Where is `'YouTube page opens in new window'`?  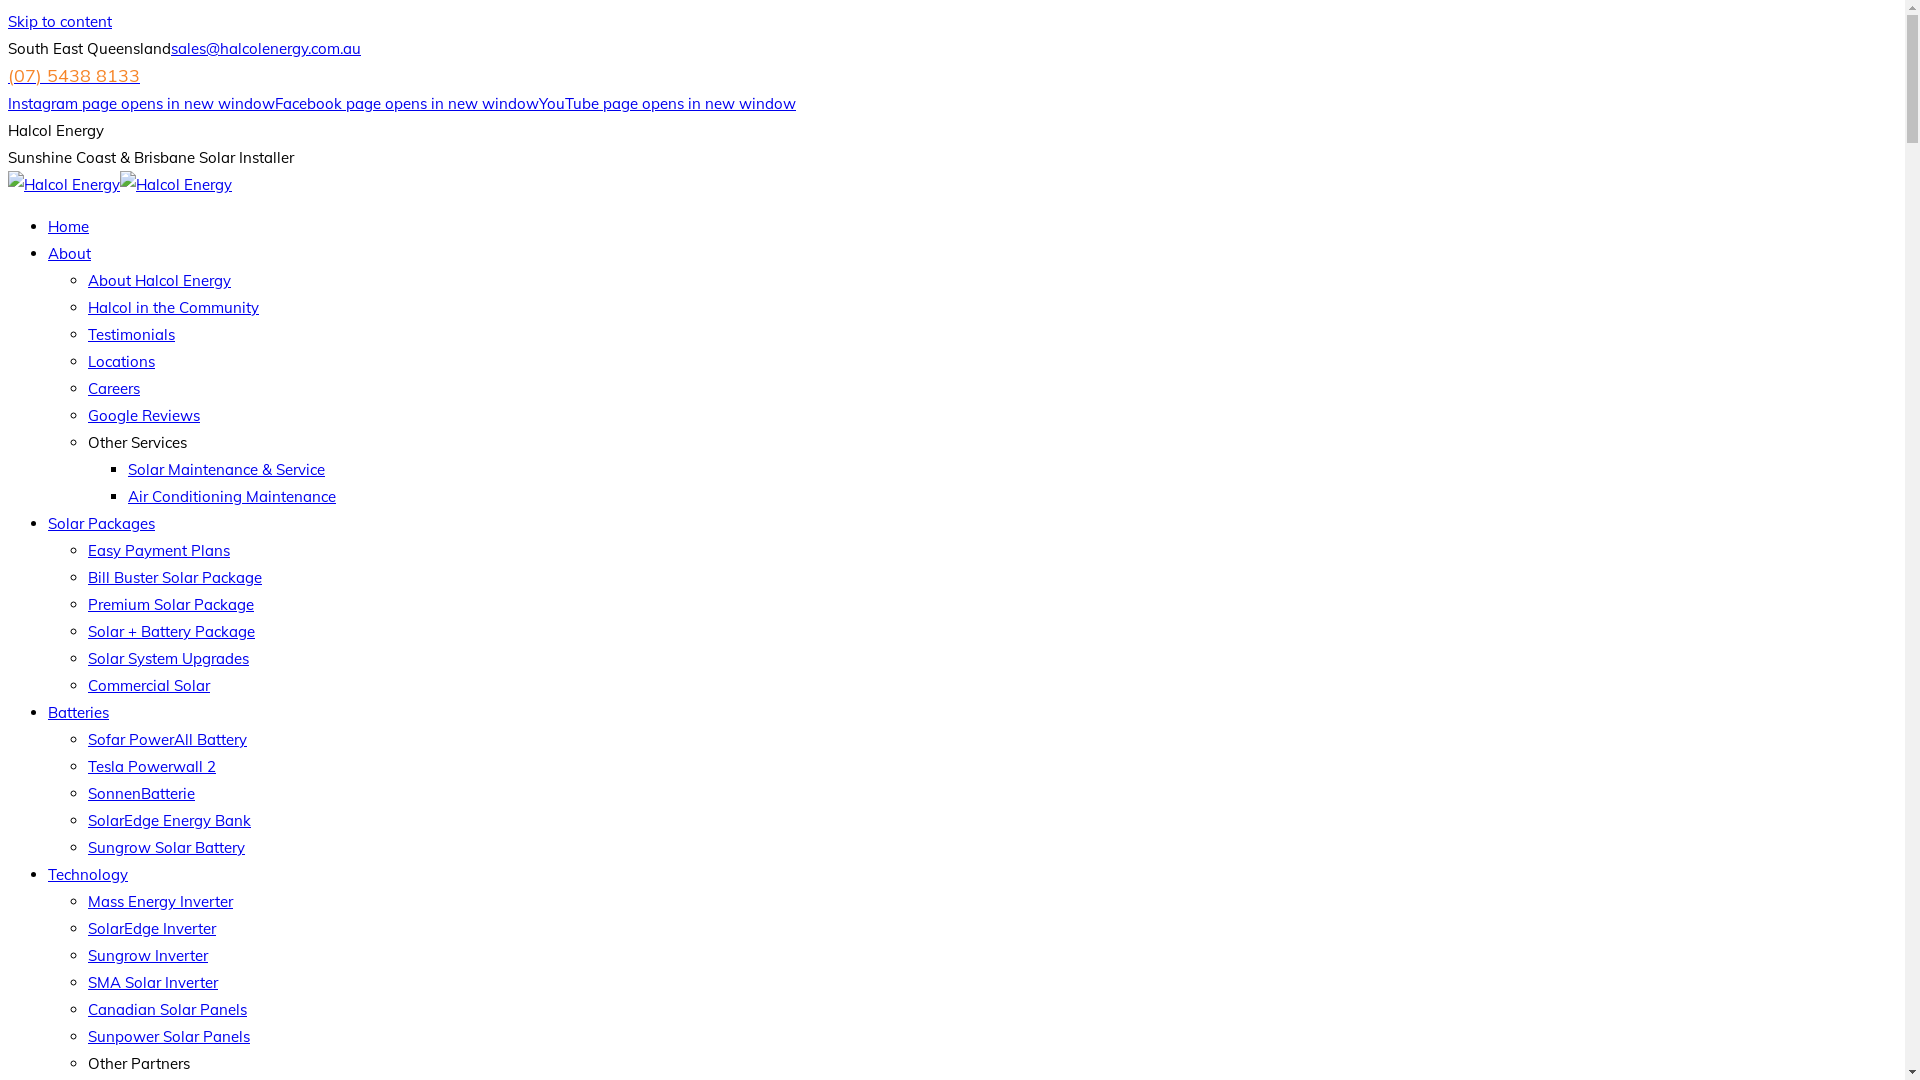
'YouTube page opens in new window' is located at coordinates (667, 103).